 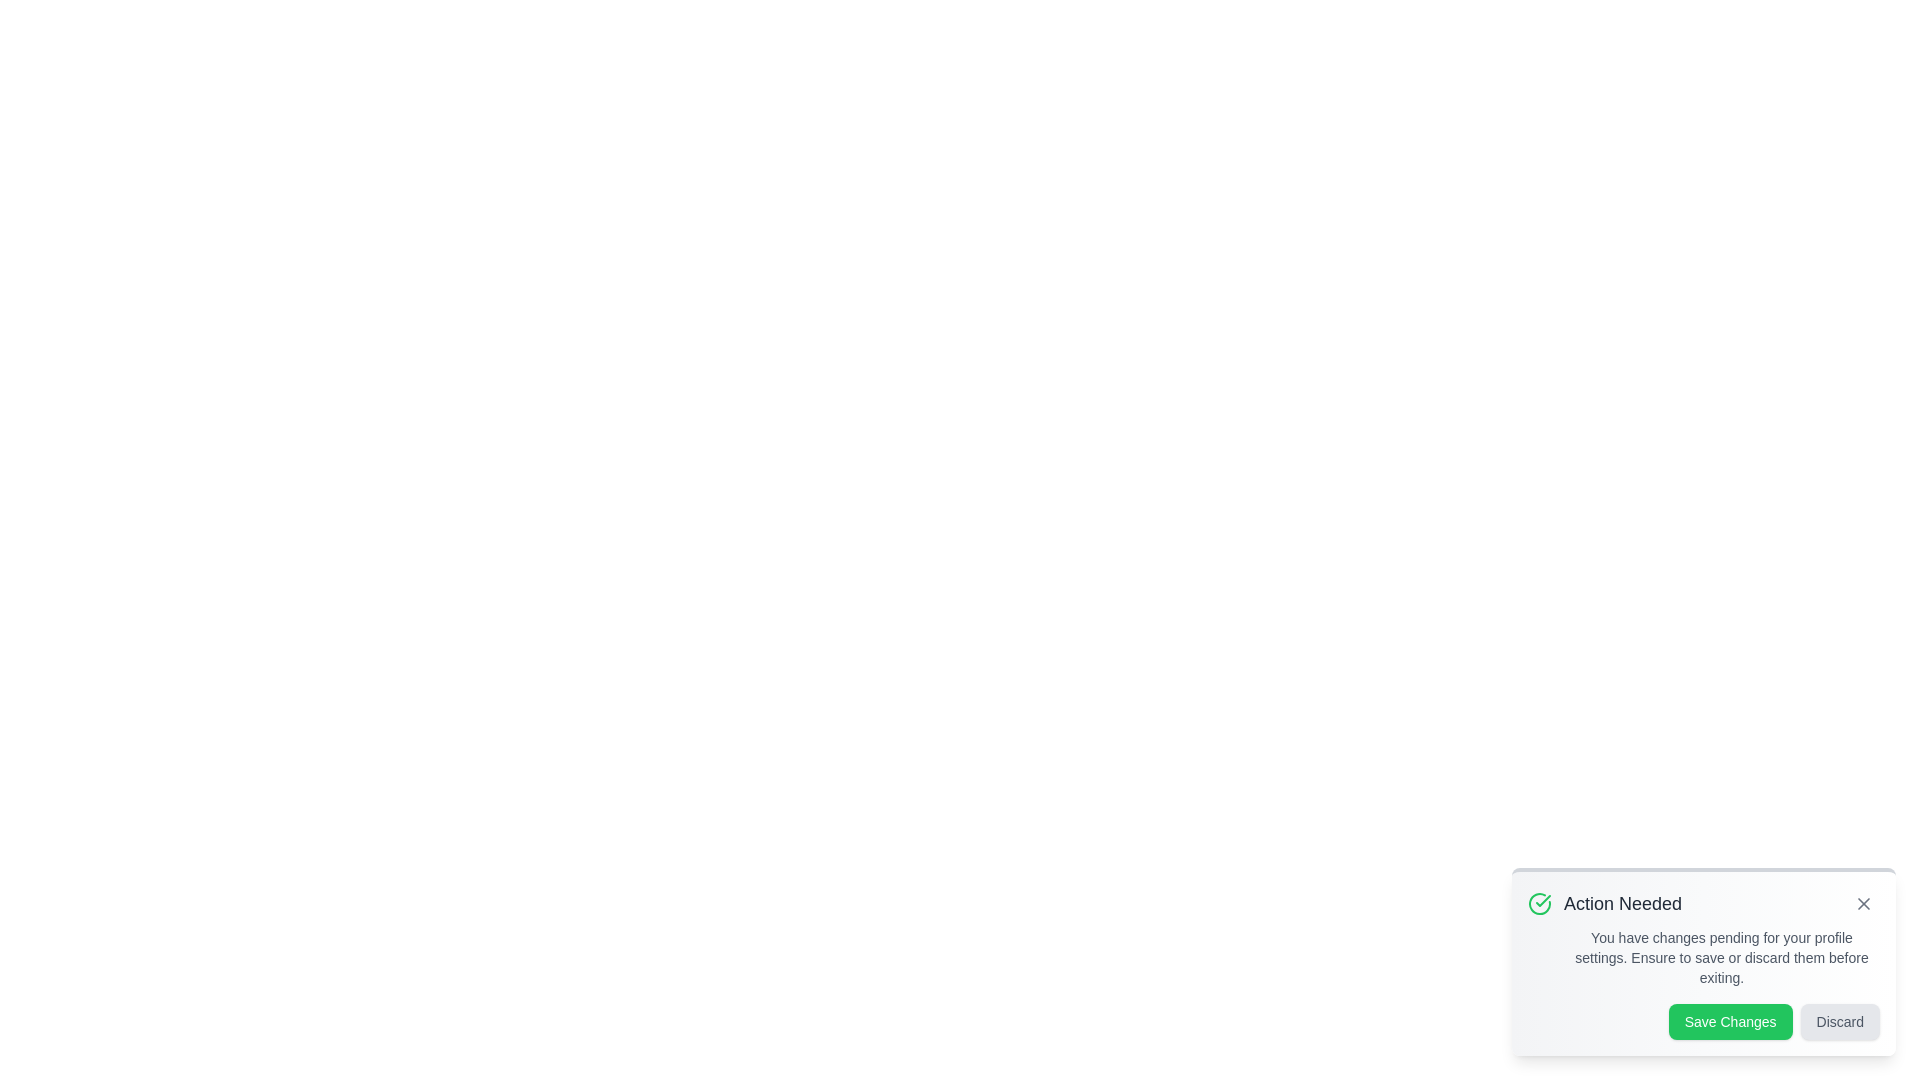 What do you see at coordinates (1729, 1022) in the screenshot?
I see `the 'Save Changes' button to save the changes` at bounding box center [1729, 1022].